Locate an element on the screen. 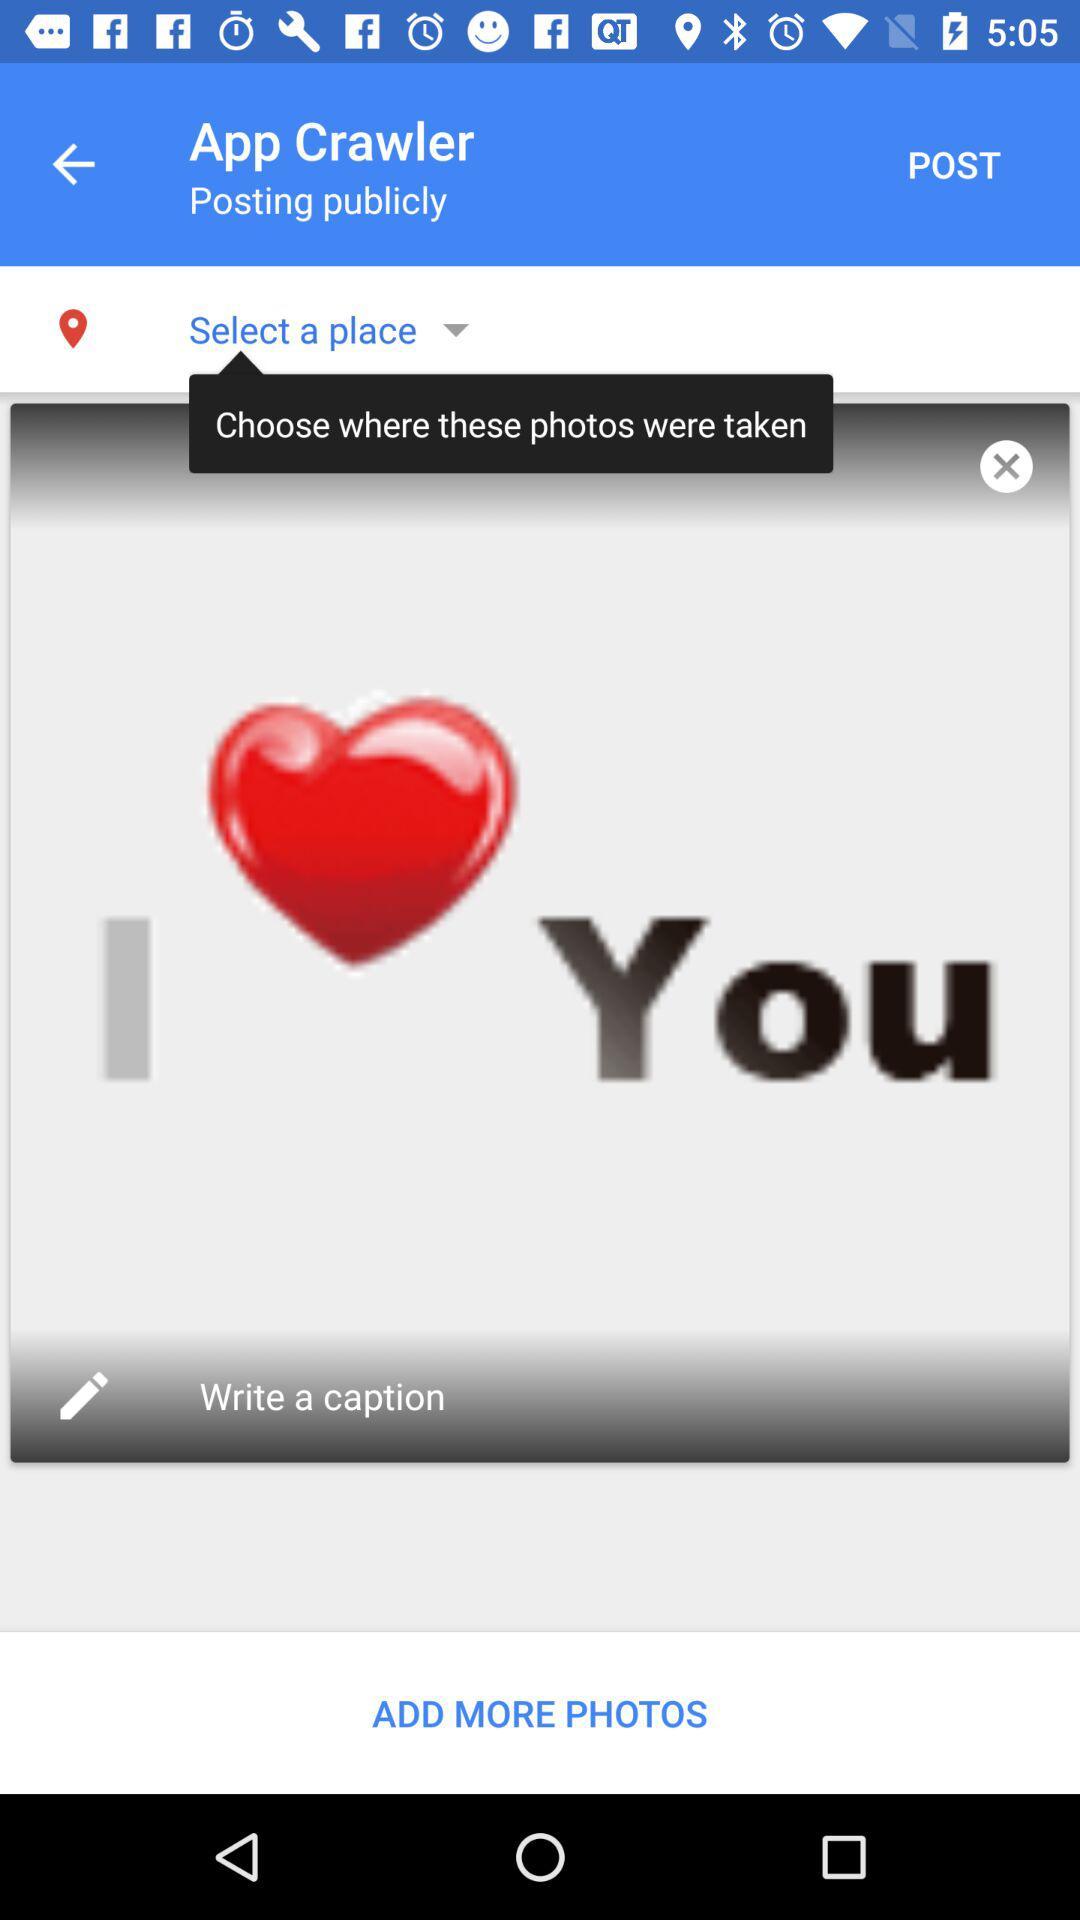 The image size is (1080, 1920). add more photos app is located at coordinates (540, 1712).